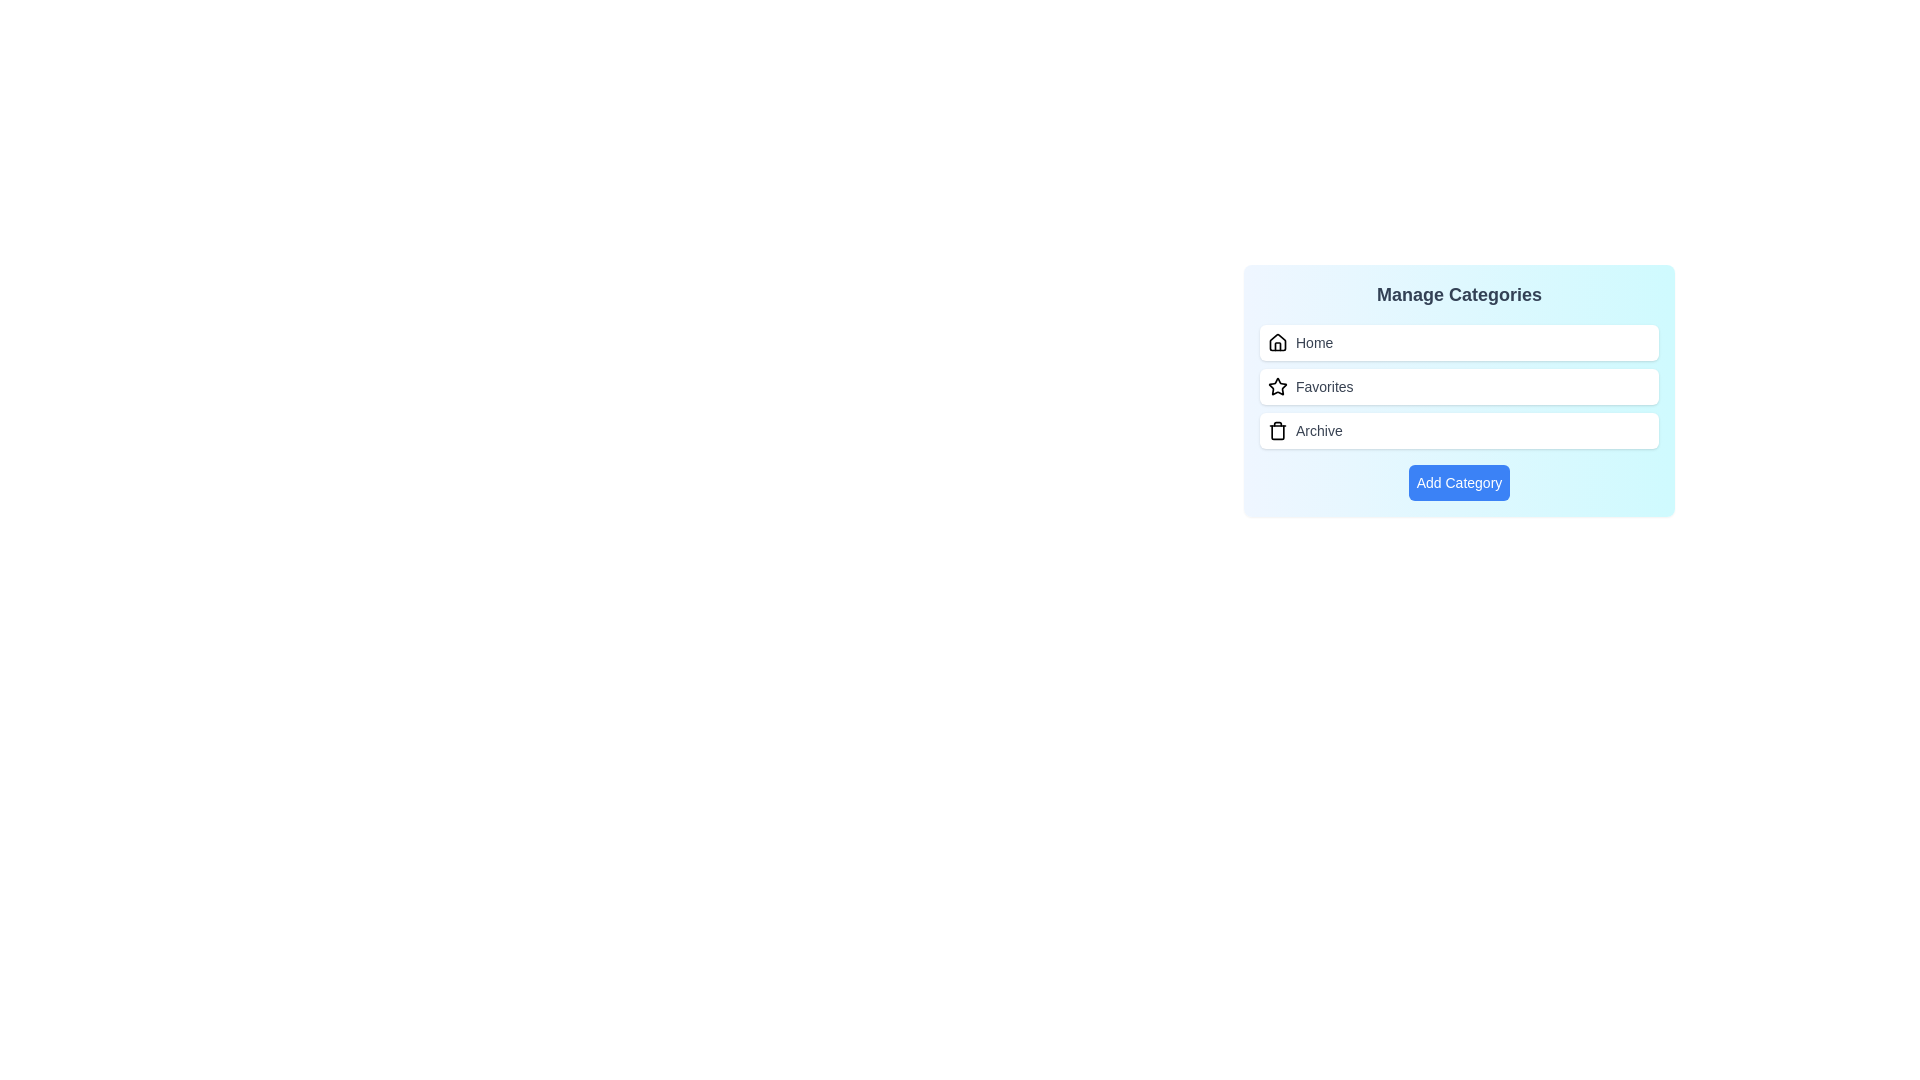 The width and height of the screenshot is (1920, 1080). I want to click on the category label Archive to select it, so click(1319, 430).